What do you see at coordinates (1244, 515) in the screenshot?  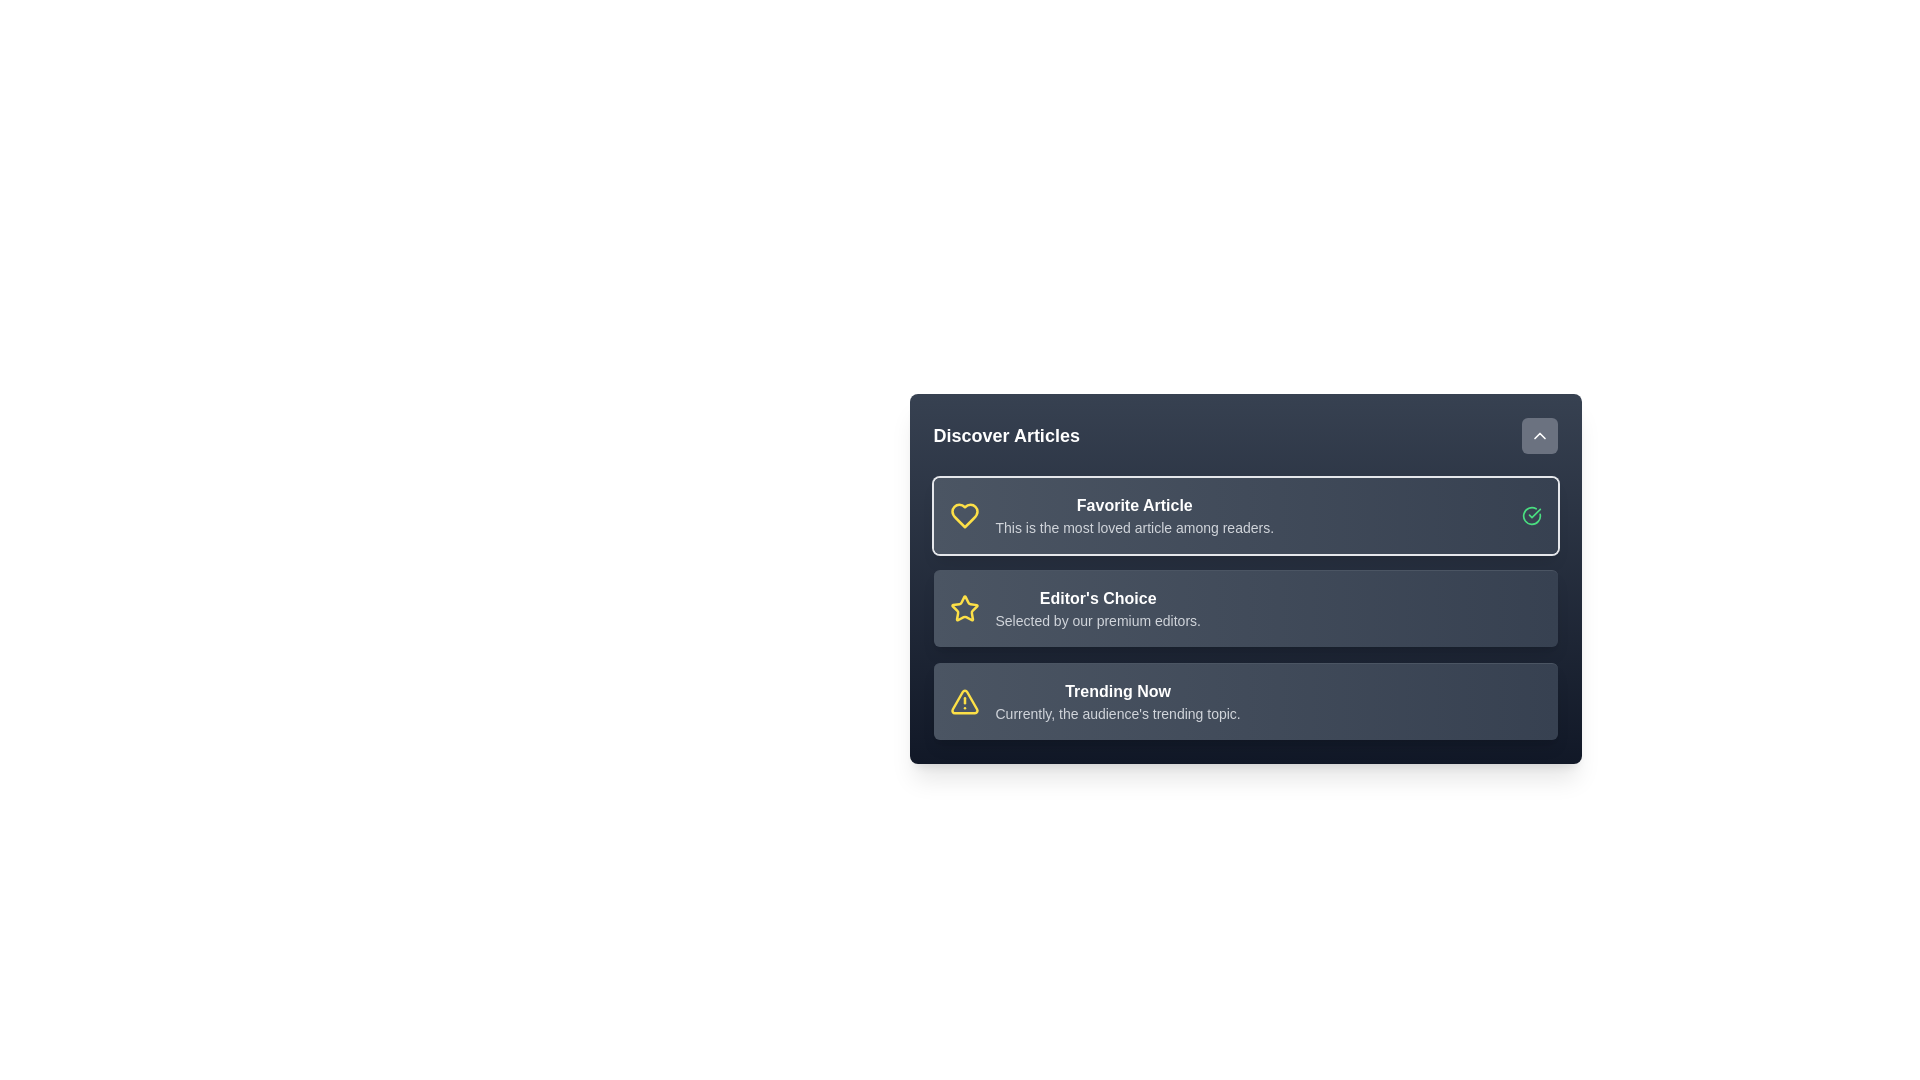 I see `the article titled Favorite Article` at bounding box center [1244, 515].